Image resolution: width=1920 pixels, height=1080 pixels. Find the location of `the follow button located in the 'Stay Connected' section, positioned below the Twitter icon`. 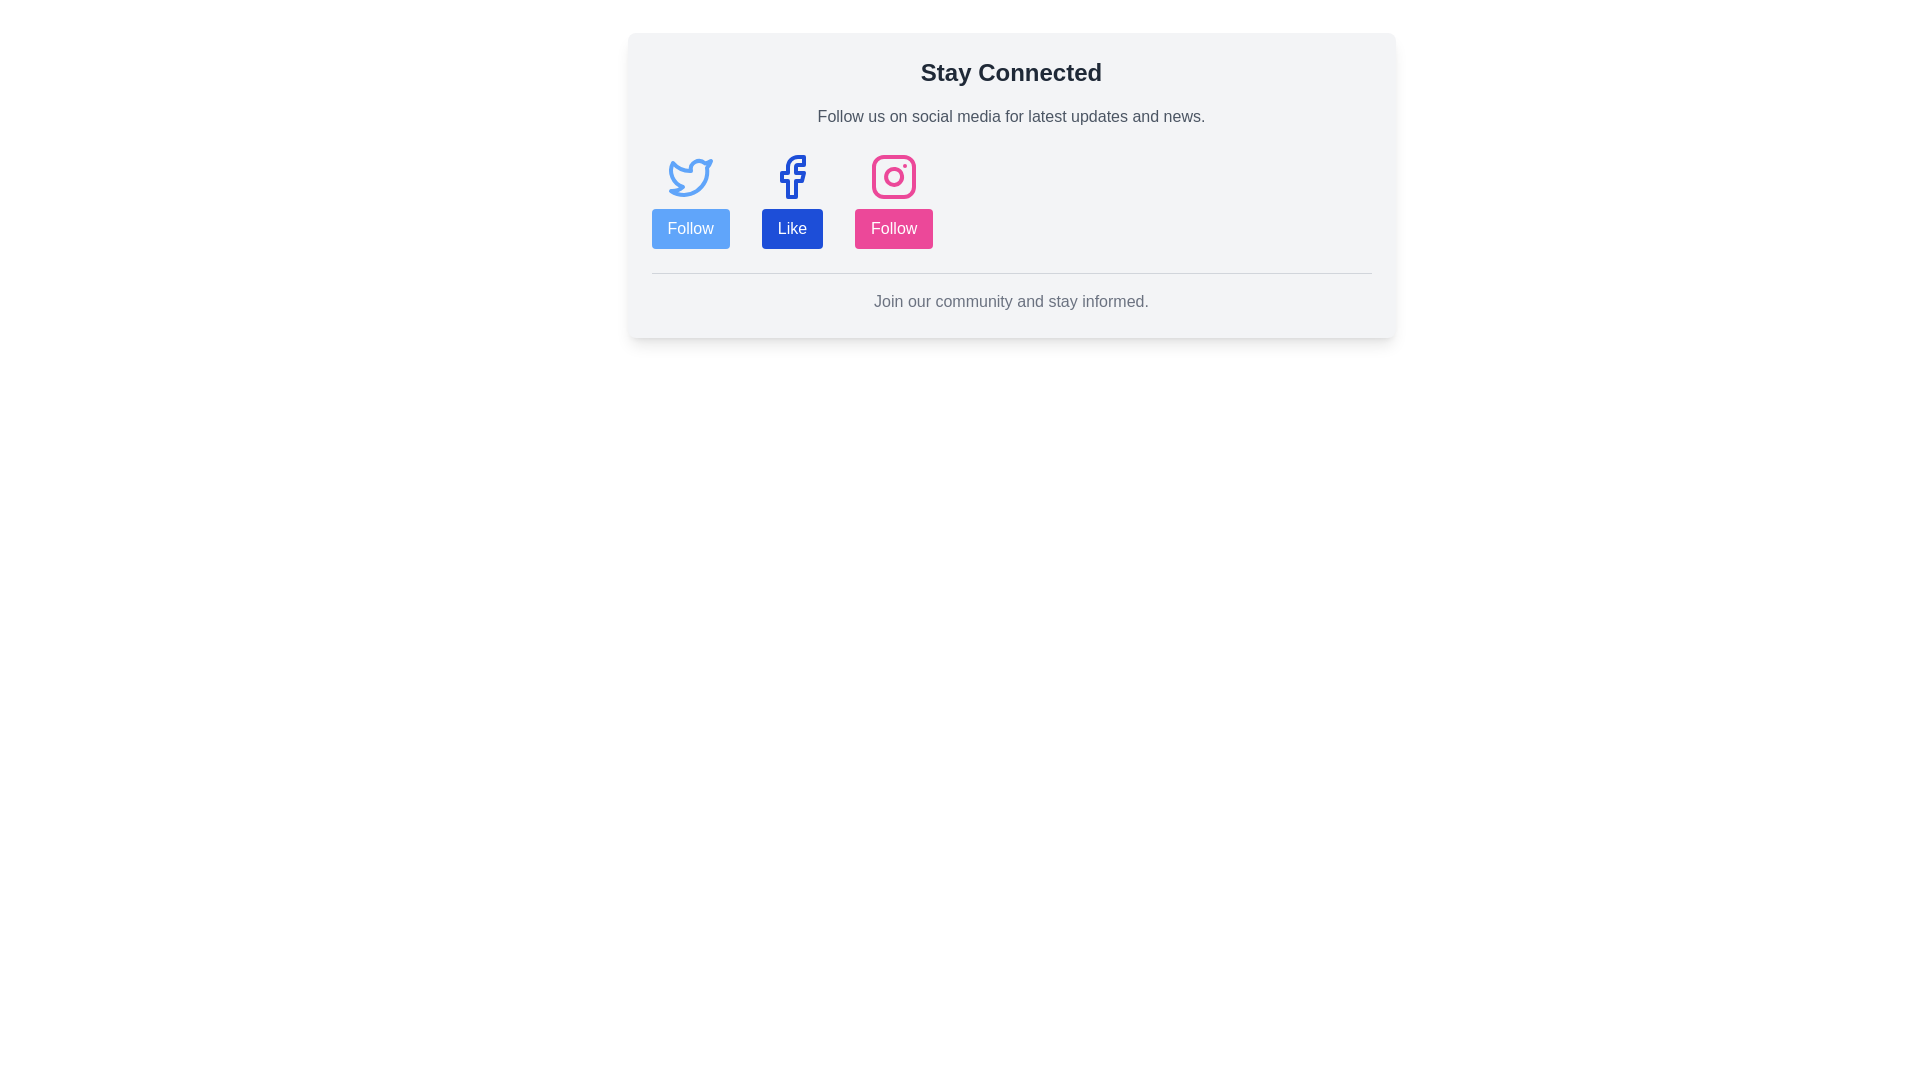

the follow button located in the 'Stay Connected' section, positioned below the Twitter icon is located at coordinates (690, 227).